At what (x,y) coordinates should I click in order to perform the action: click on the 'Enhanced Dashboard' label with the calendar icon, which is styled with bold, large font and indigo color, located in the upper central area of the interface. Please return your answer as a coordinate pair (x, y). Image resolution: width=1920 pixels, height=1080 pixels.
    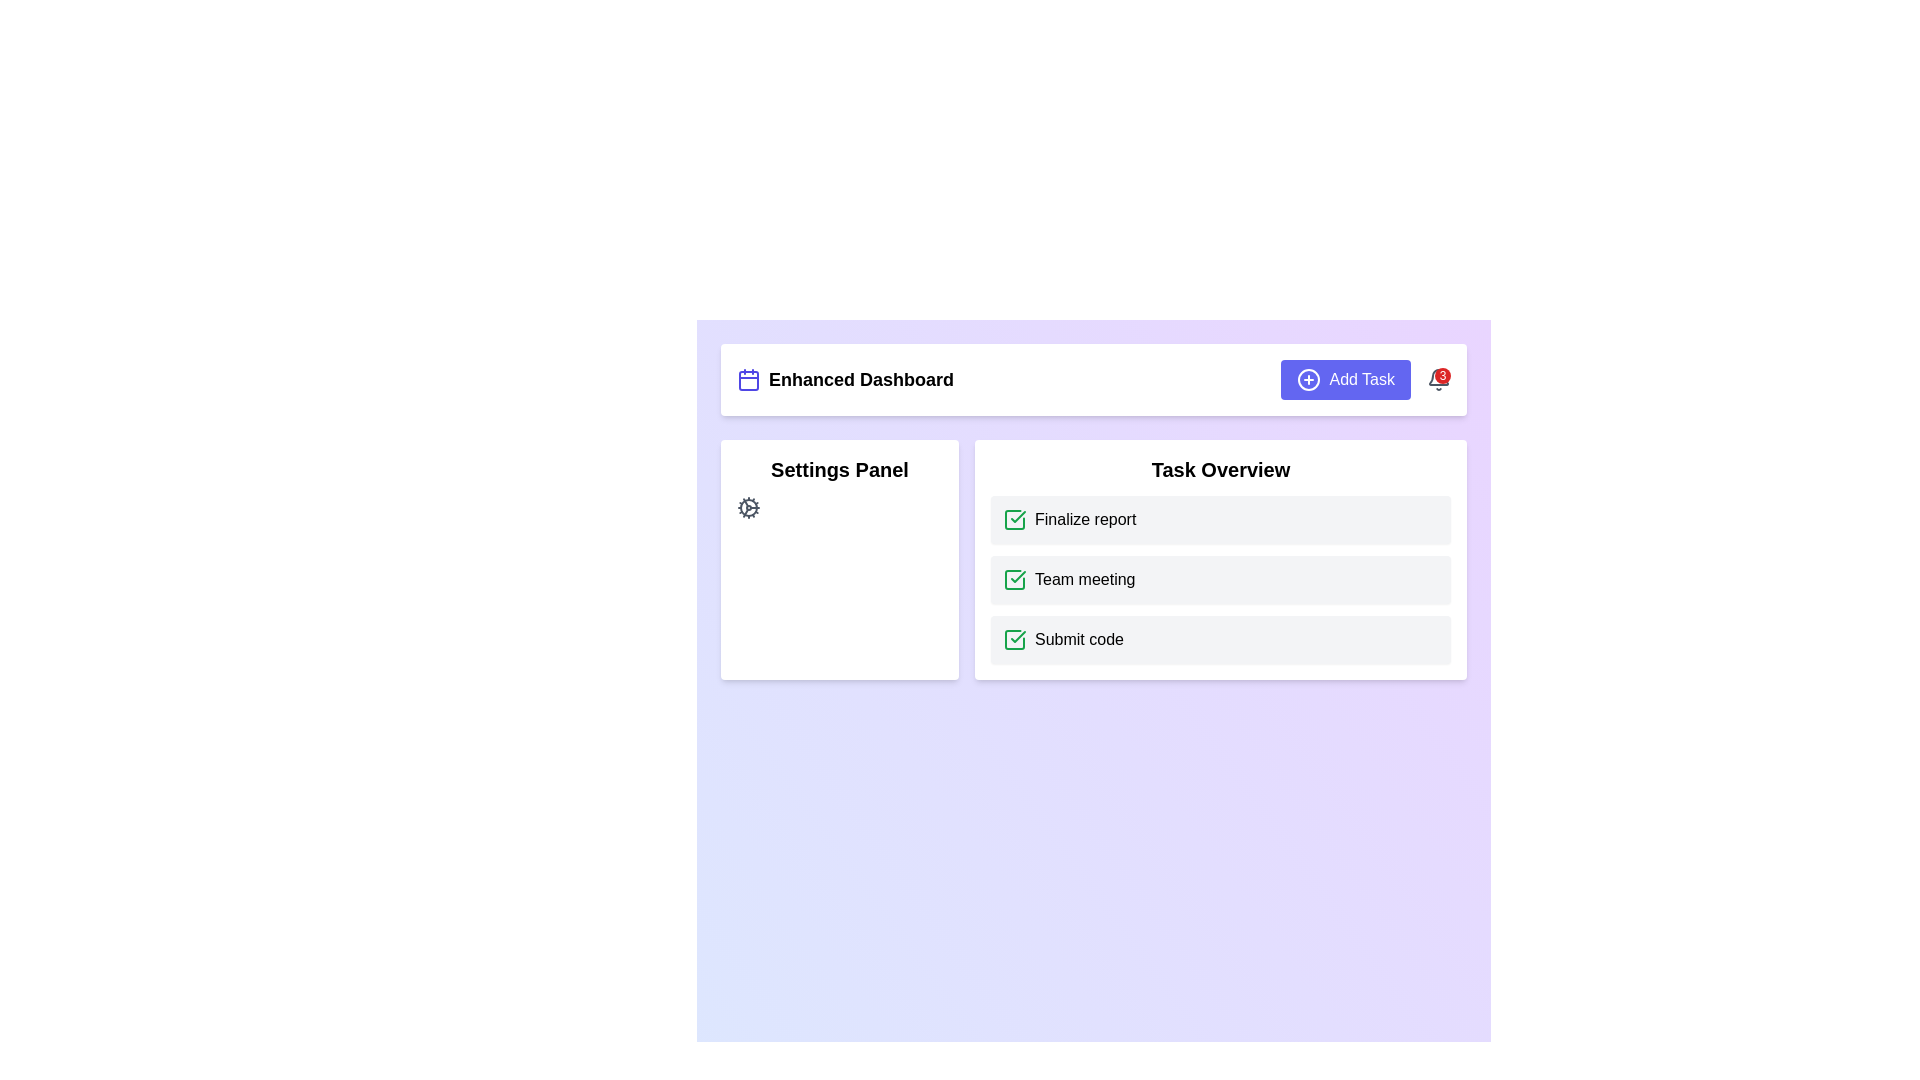
    Looking at the image, I should click on (845, 380).